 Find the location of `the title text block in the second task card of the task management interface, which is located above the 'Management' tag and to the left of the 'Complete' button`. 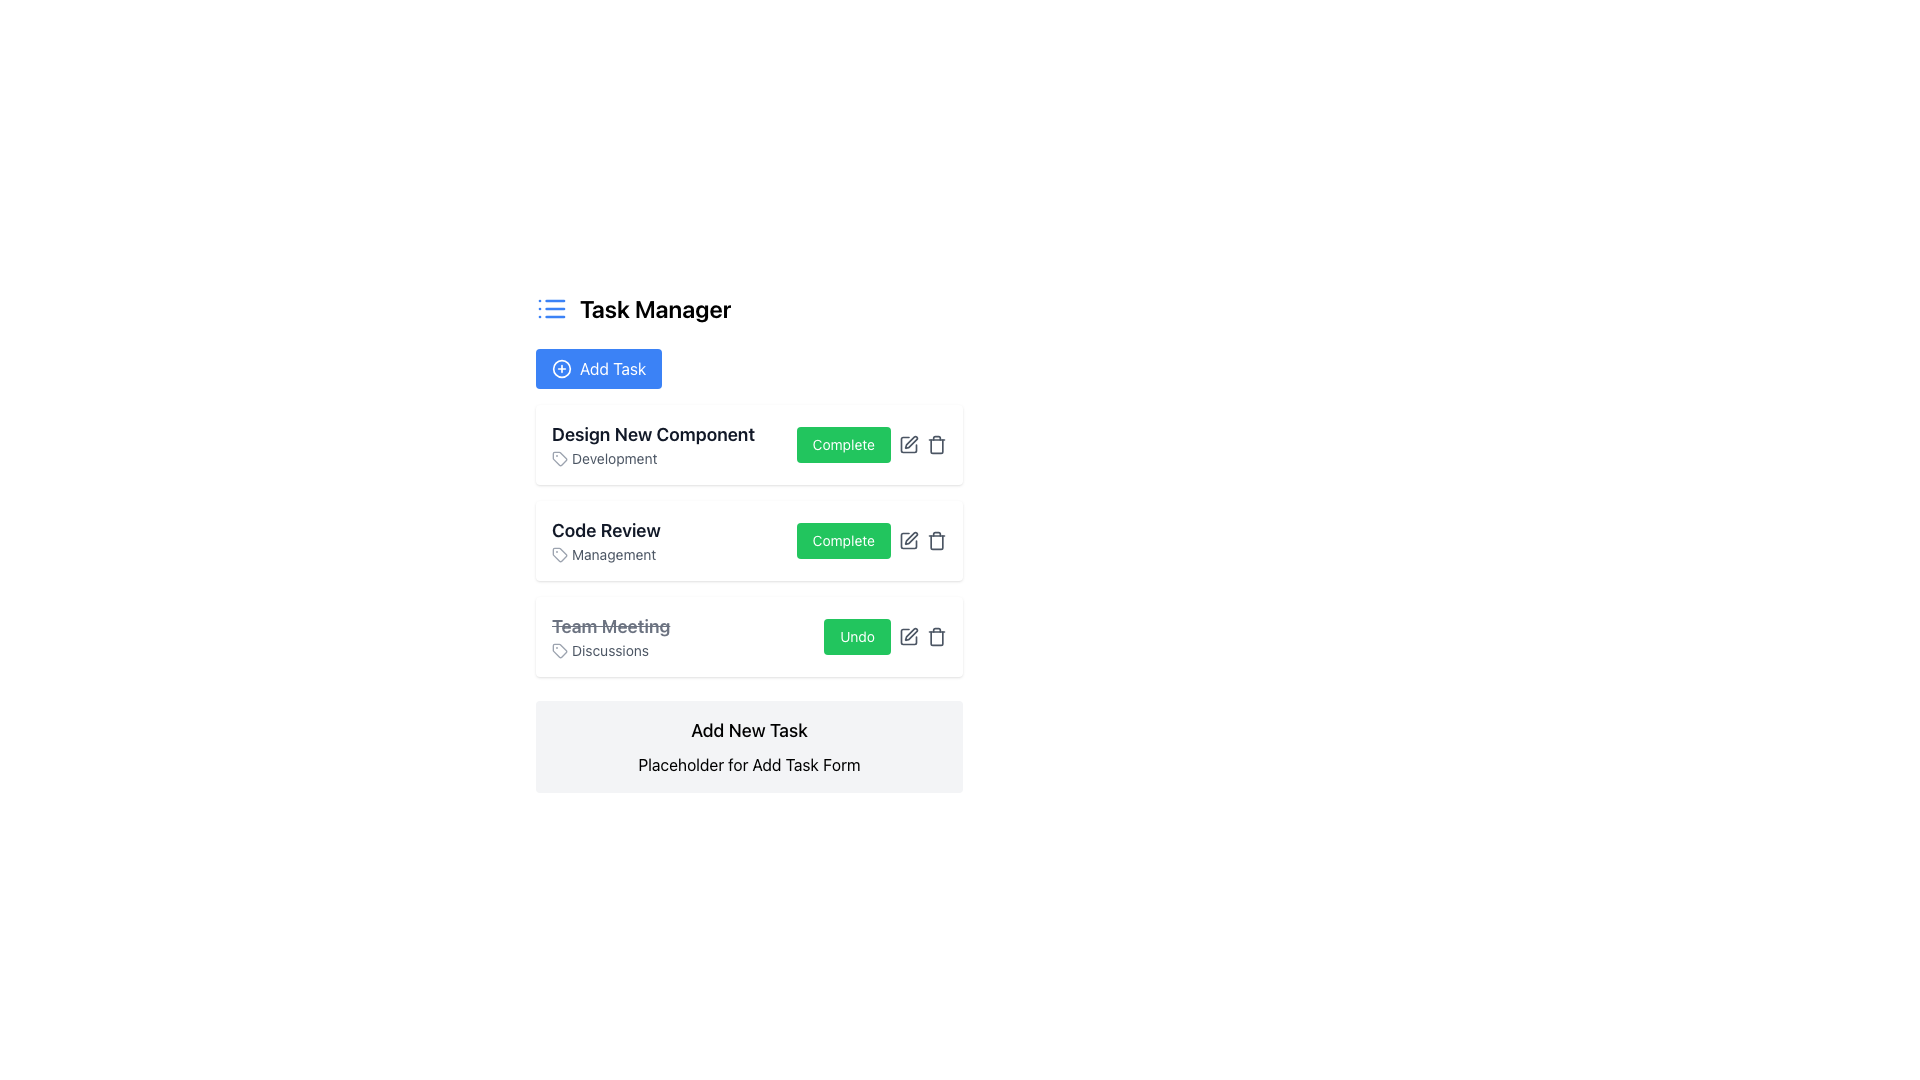

the title text block in the second task card of the task management interface, which is located above the 'Management' tag and to the left of the 'Complete' button is located at coordinates (605, 540).